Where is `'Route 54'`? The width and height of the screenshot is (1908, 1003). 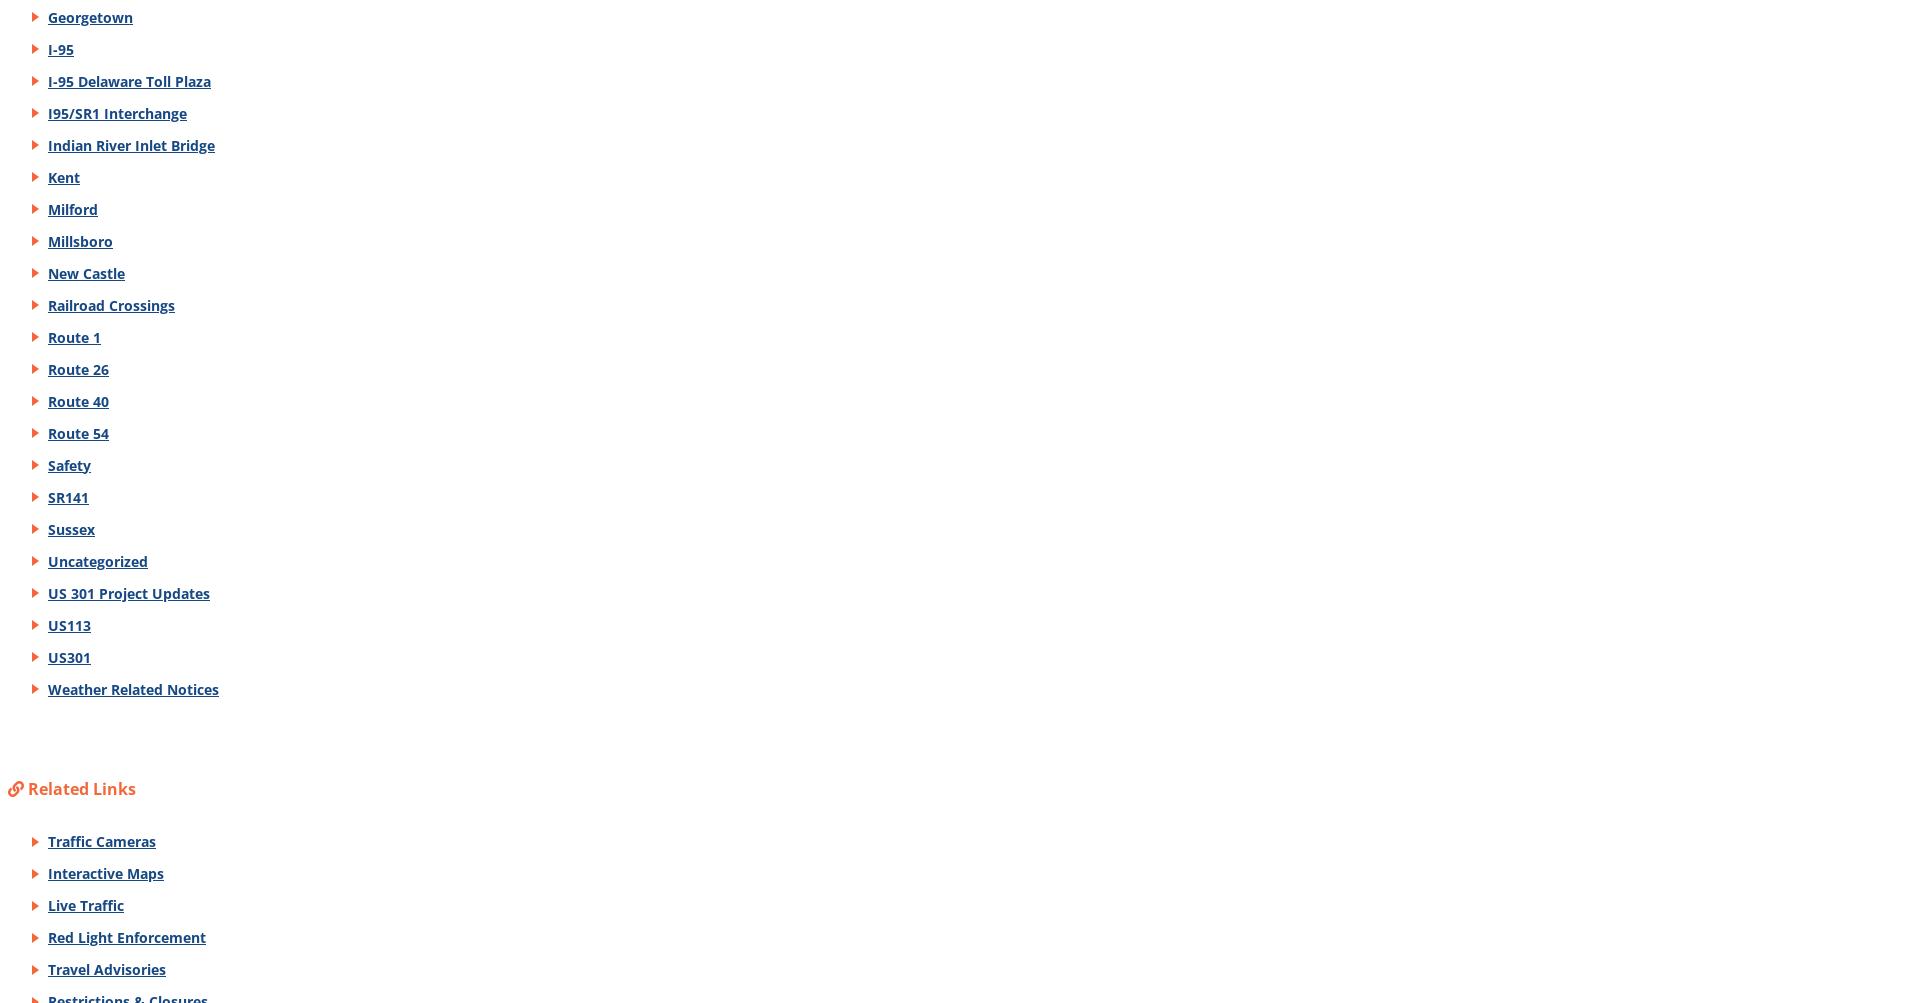 'Route 54' is located at coordinates (77, 432).